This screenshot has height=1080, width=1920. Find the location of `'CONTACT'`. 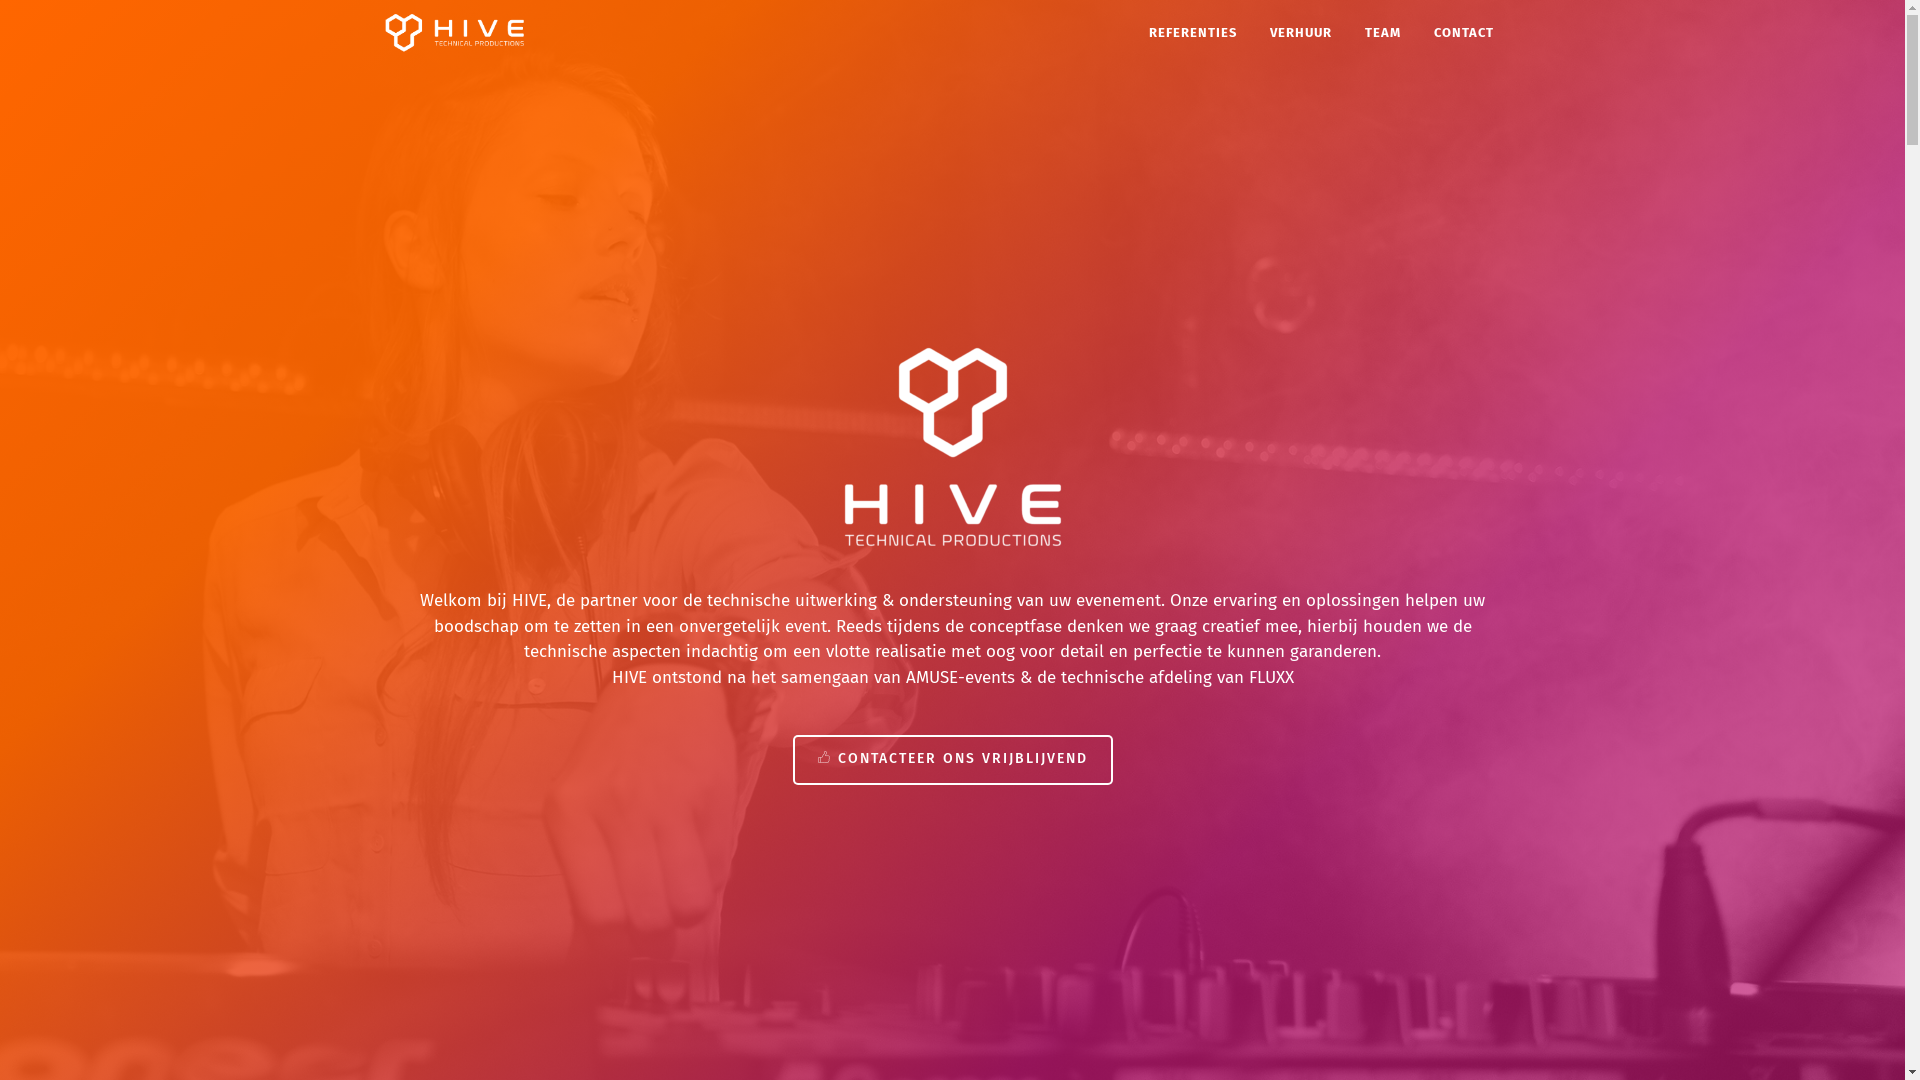

'CONTACT' is located at coordinates (1464, 31).